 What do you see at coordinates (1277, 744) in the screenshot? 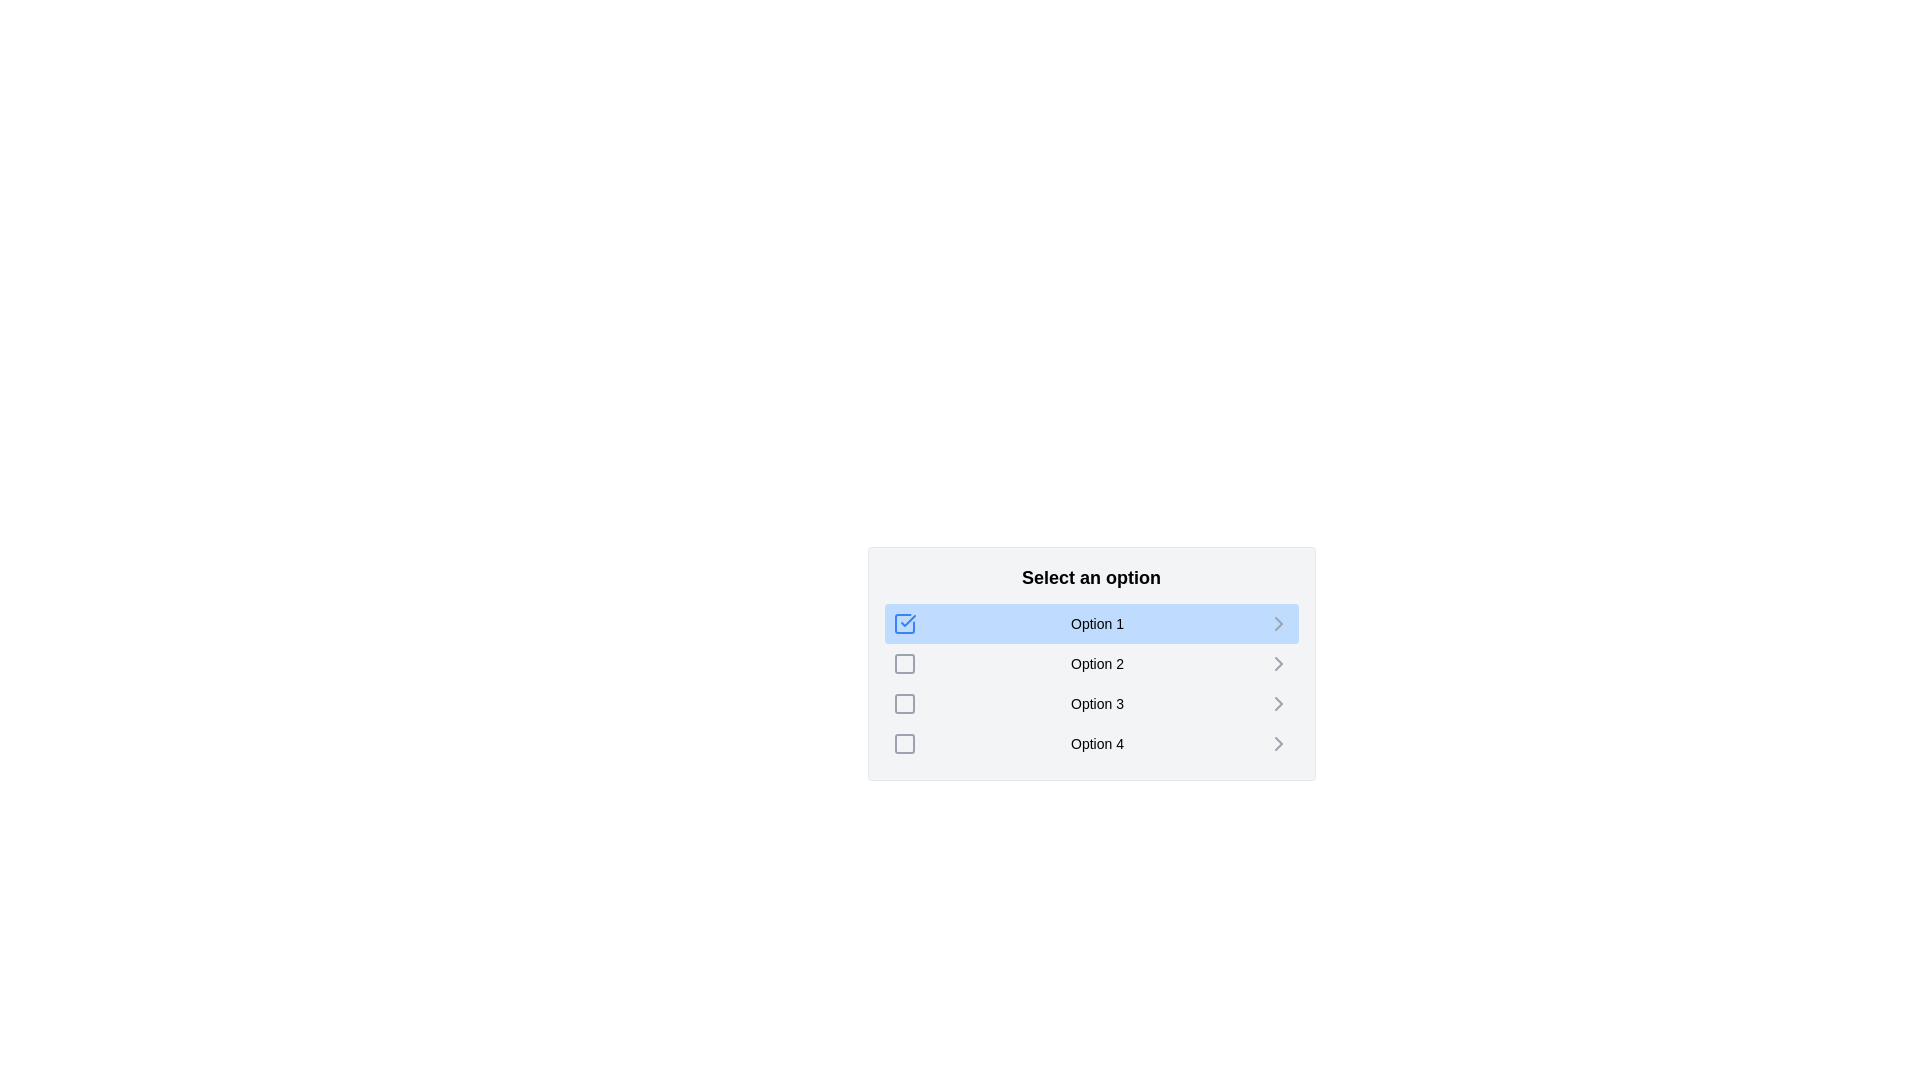
I see `the small rightward-pointing chevron icon located at the far-right edge of 'Option 4'` at bounding box center [1277, 744].